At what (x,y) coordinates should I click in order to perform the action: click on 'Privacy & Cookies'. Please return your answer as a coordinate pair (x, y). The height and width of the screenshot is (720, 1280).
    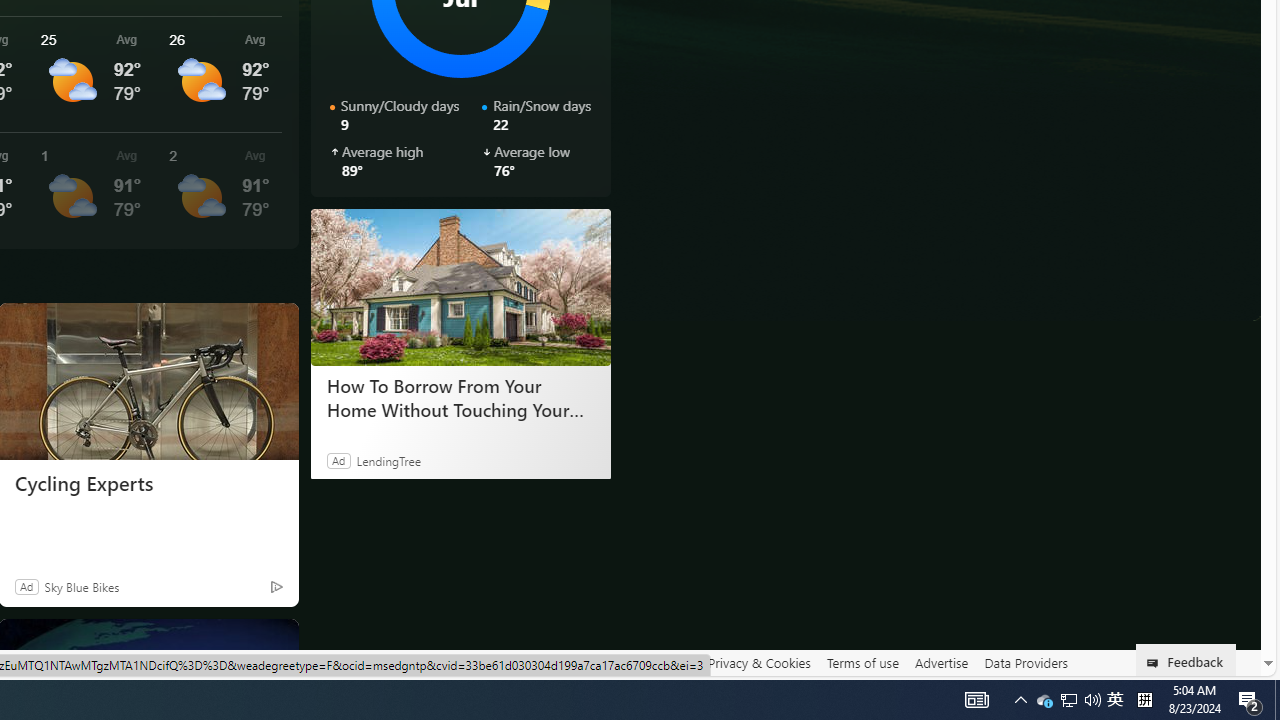
    Looking at the image, I should click on (758, 663).